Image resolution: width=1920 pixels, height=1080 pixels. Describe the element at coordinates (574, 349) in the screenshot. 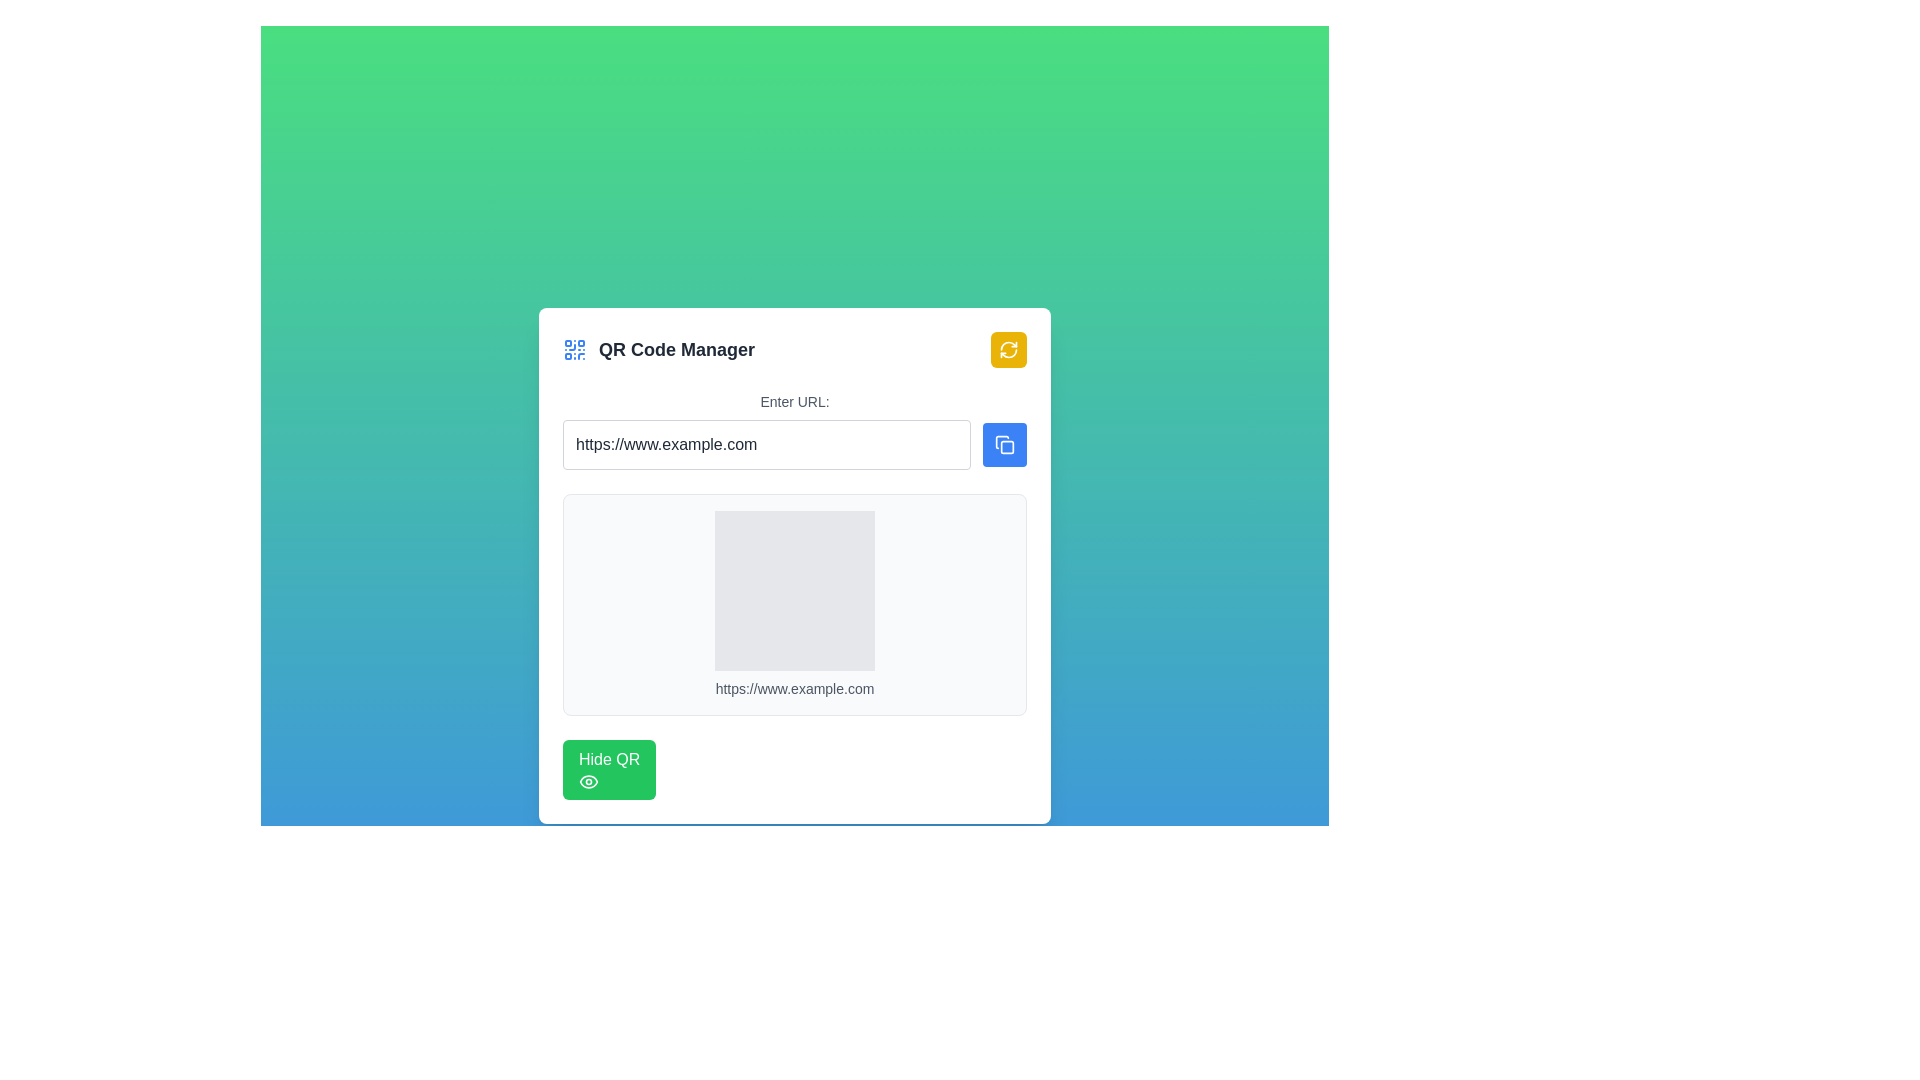

I see `the QR code icon located to the immediate left of the bolded text 'QR Code Manager' in the header section of the modal dialog box` at that location.